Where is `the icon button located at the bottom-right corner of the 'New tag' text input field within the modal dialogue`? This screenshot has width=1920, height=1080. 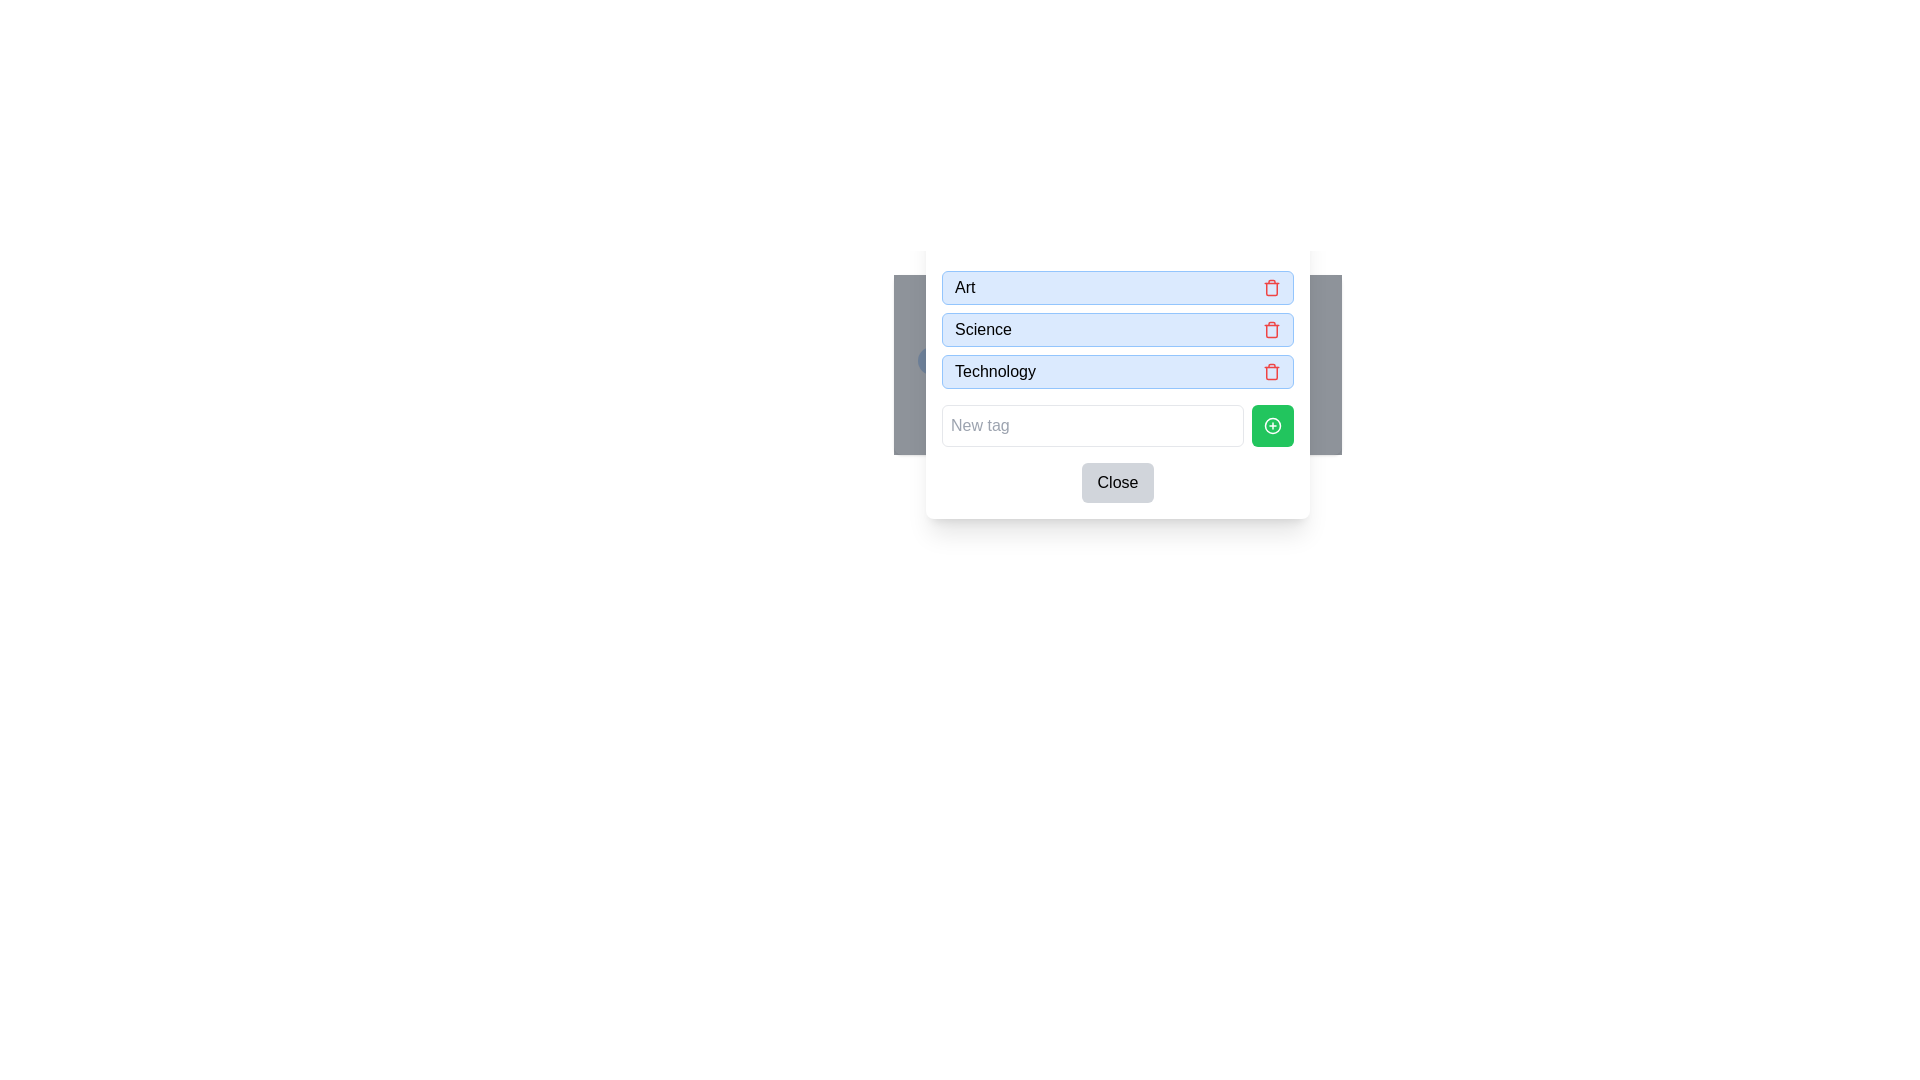 the icon button located at the bottom-right corner of the 'New tag' text input field within the modal dialogue is located at coordinates (1271, 424).